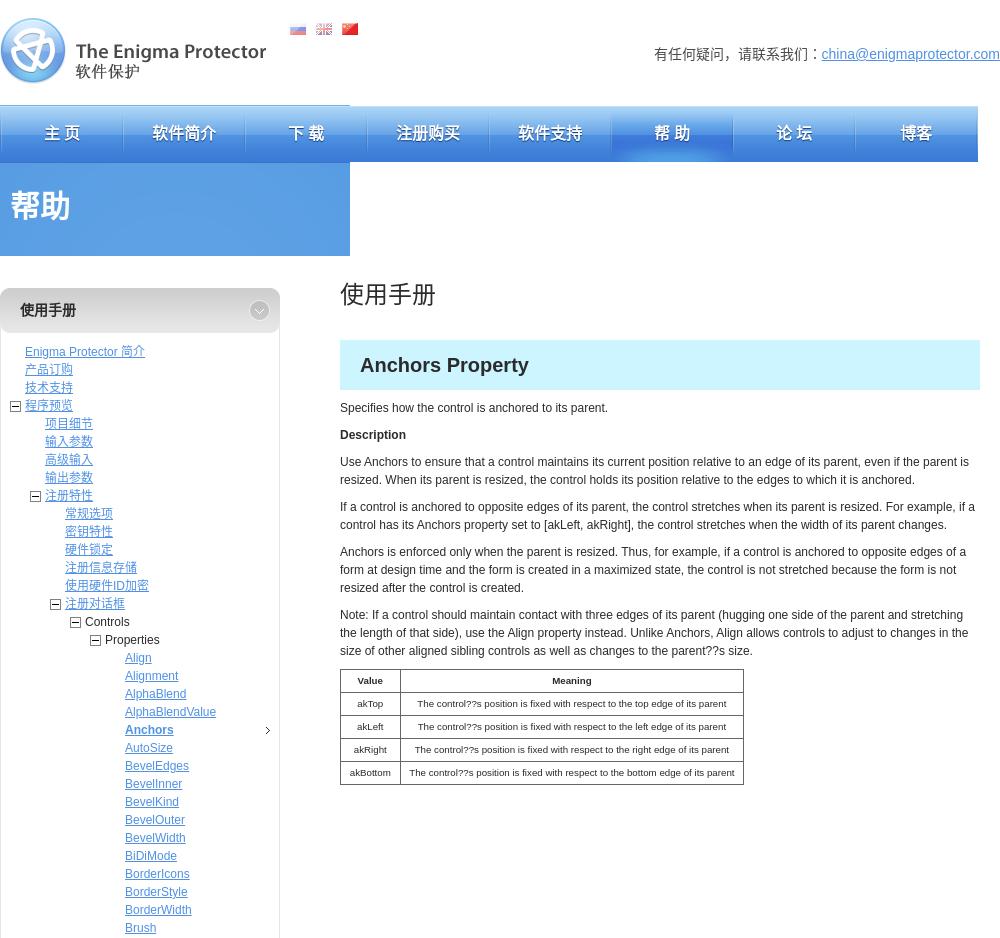 The height and width of the screenshot is (938, 1000). I want to click on 'Anchors Property', so click(443, 364).